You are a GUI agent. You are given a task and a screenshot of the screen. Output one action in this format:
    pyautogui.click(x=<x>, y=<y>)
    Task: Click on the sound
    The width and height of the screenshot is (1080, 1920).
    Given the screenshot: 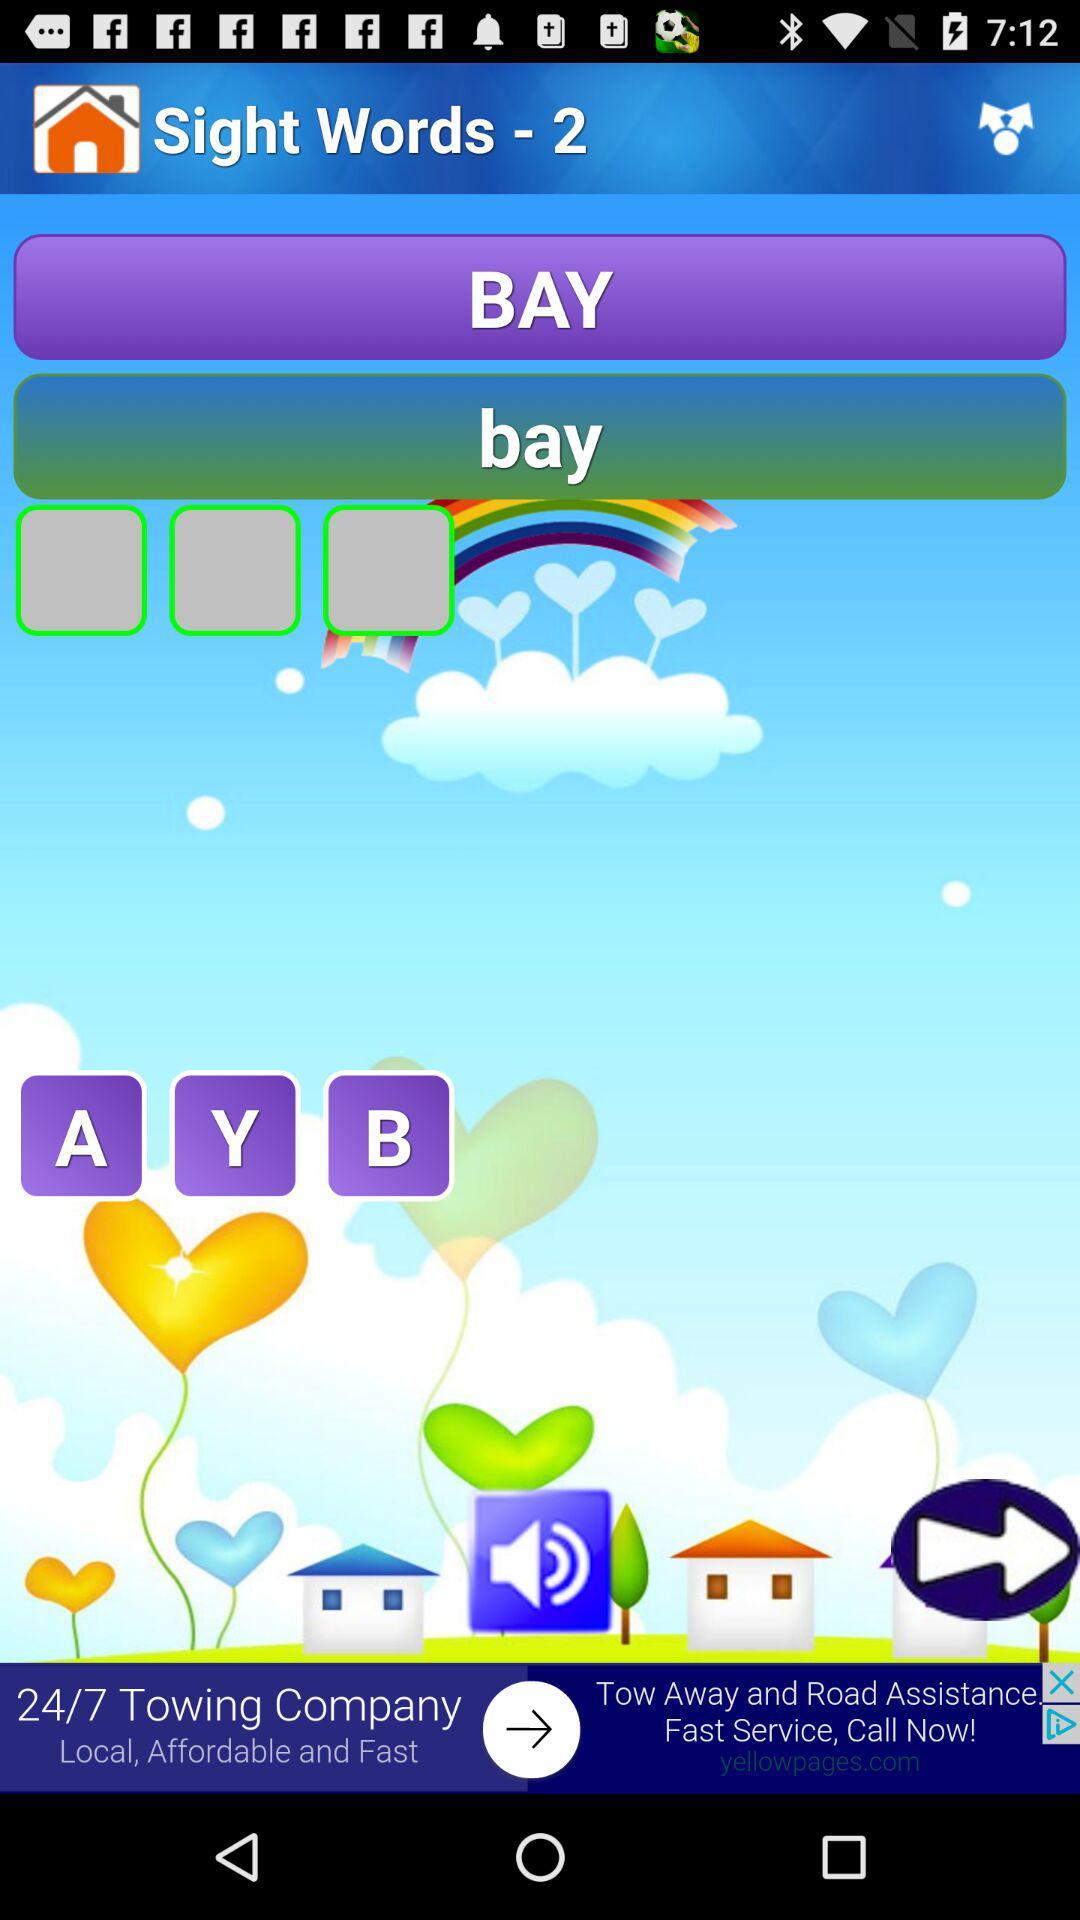 What is the action you would take?
    pyautogui.click(x=540, y=1556)
    